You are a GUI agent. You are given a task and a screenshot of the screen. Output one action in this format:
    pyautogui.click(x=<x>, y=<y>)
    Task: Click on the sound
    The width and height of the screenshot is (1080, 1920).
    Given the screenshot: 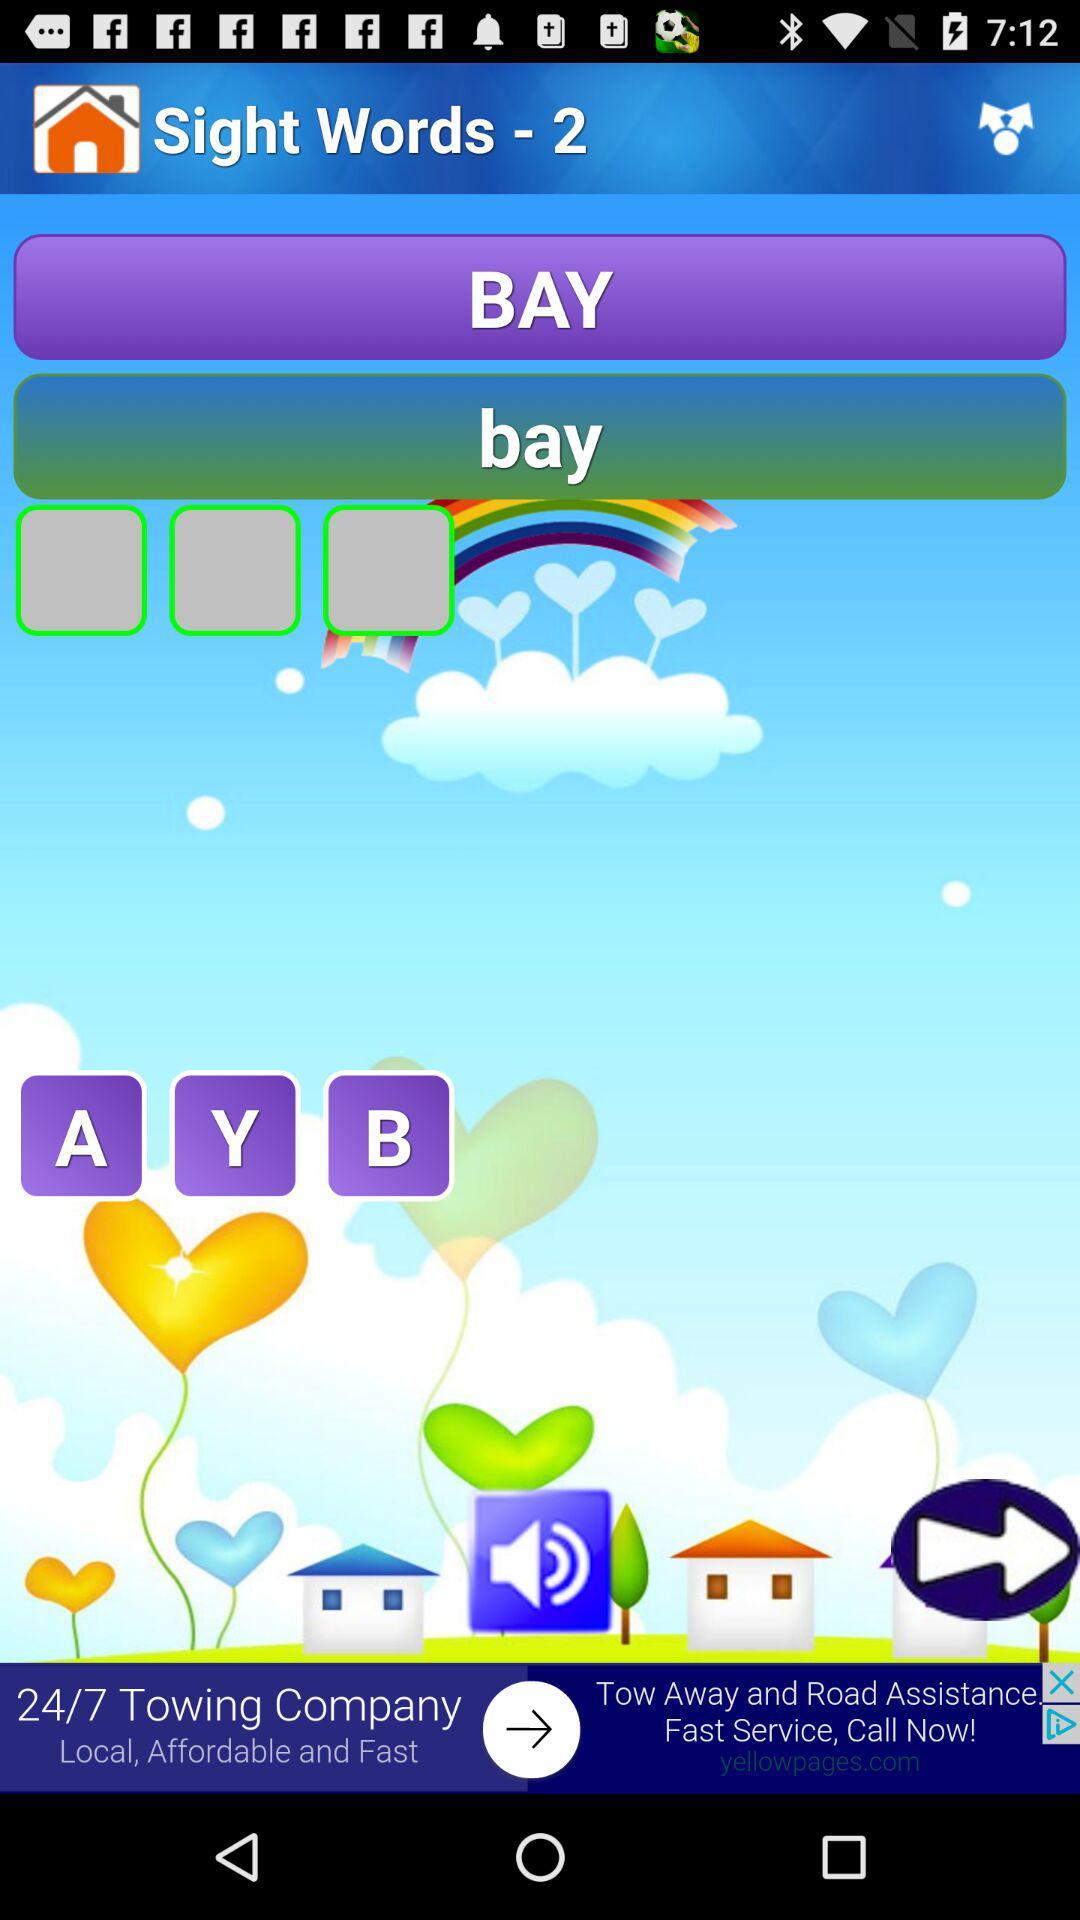 What is the action you would take?
    pyautogui.click(x=540, y=1556)
    